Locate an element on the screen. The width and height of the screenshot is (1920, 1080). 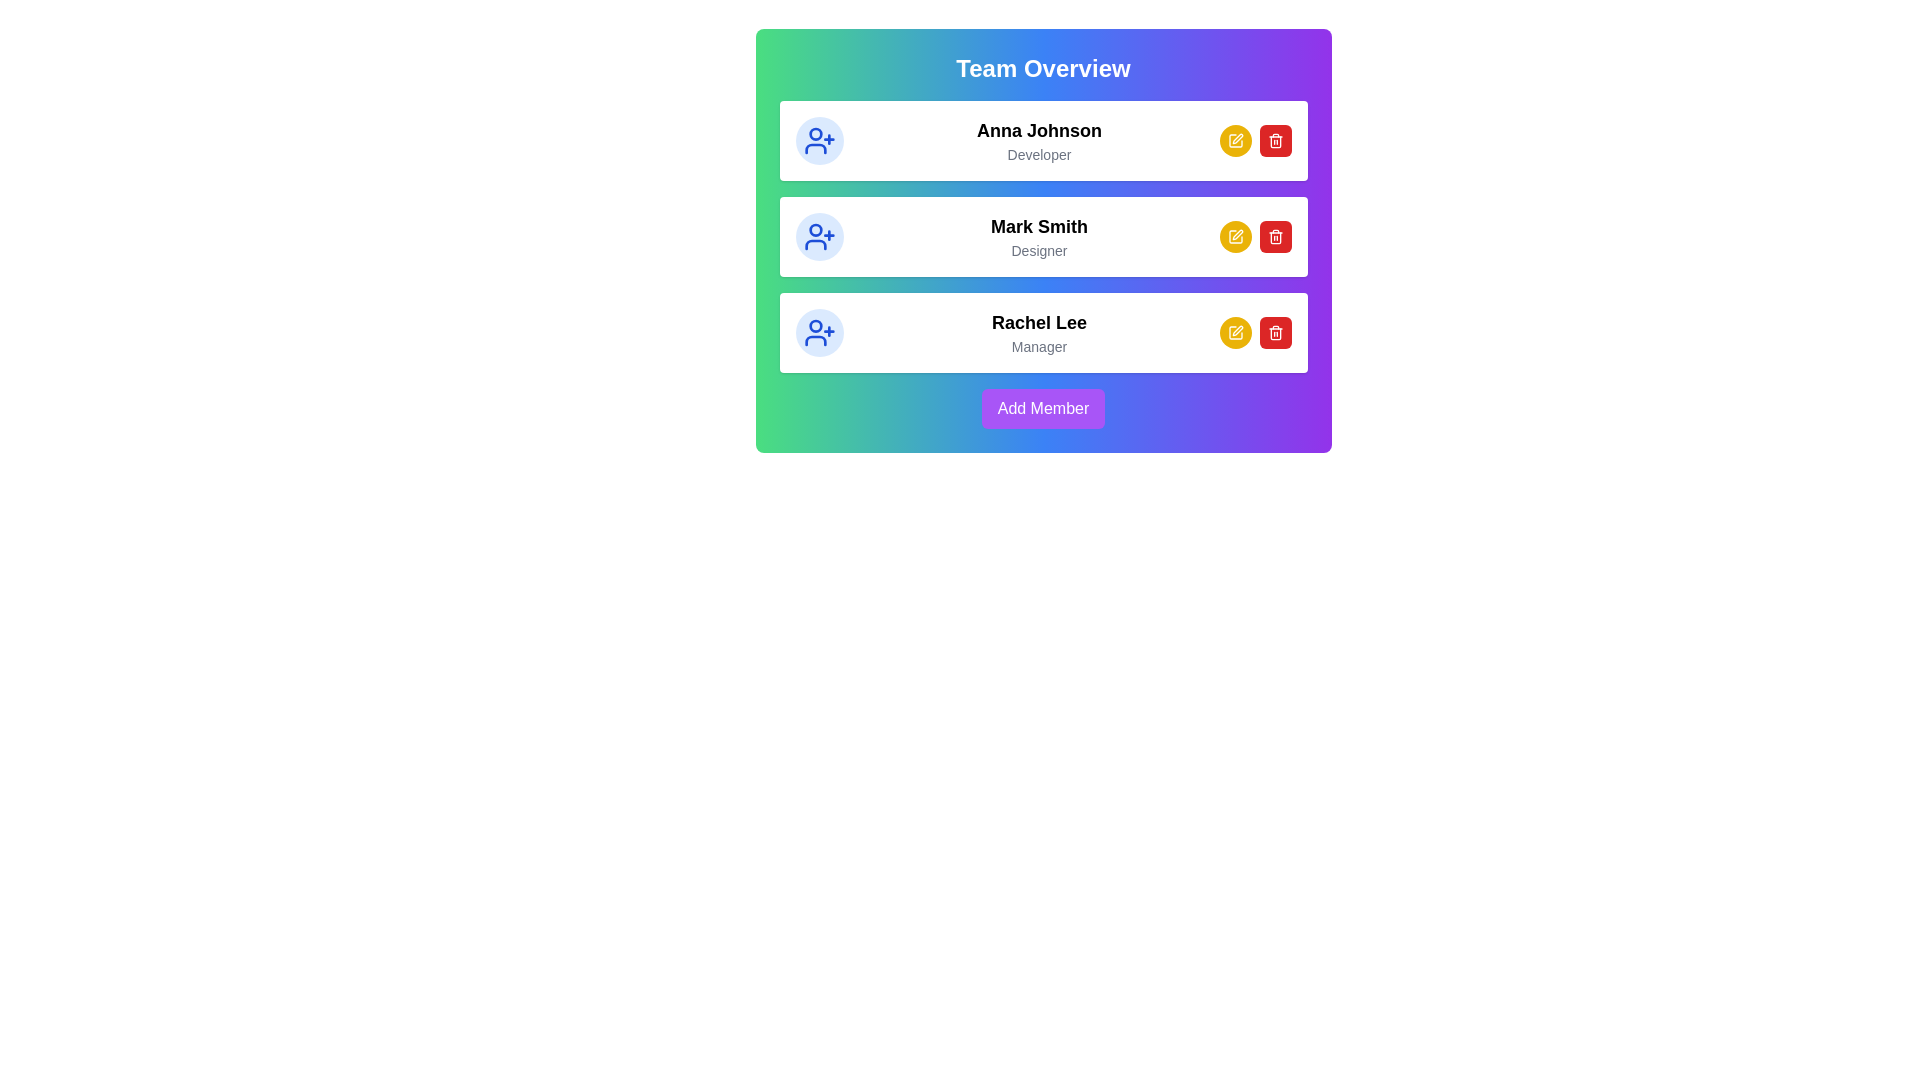
the yellow circular button with a pencil icon next to the 'Rachel Lee' user information is located at coordinates (1234, 331).